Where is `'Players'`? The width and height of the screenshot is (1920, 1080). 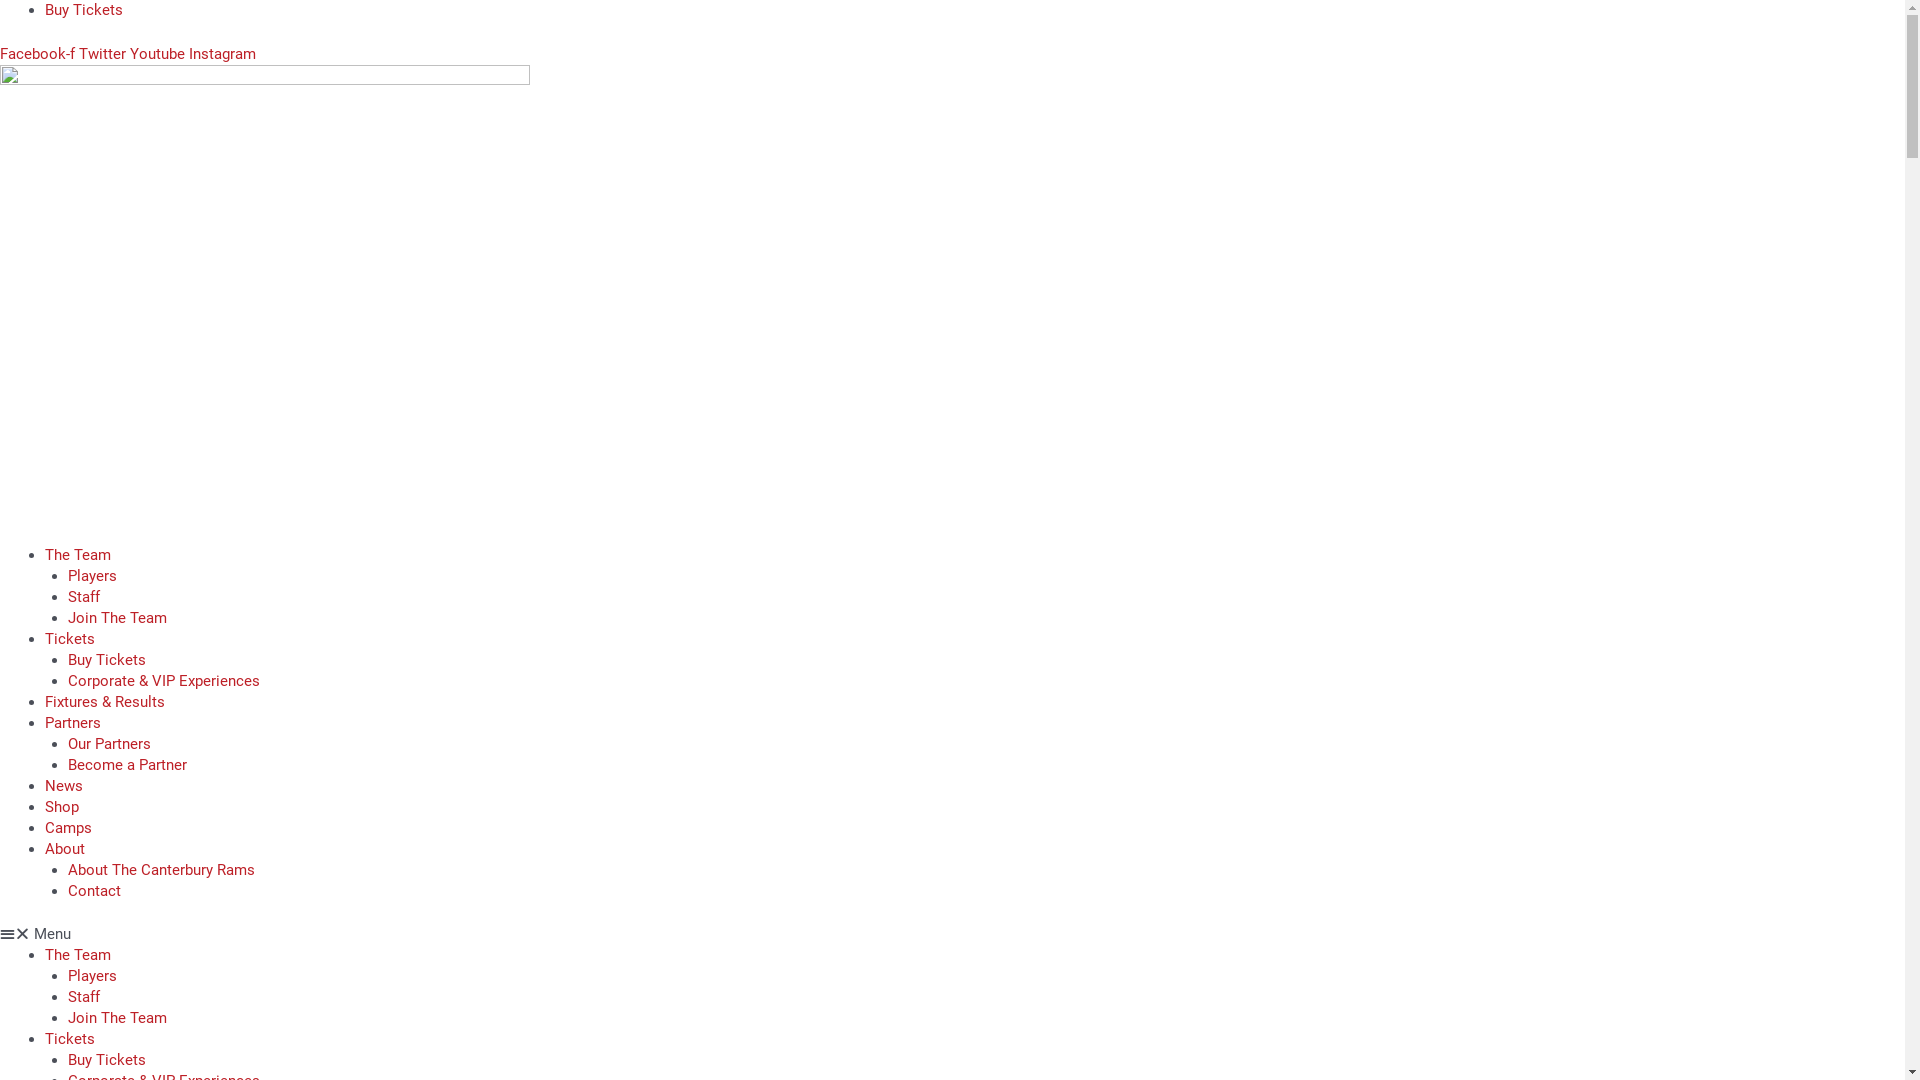
'Players' is located at coordinates (67, 974).